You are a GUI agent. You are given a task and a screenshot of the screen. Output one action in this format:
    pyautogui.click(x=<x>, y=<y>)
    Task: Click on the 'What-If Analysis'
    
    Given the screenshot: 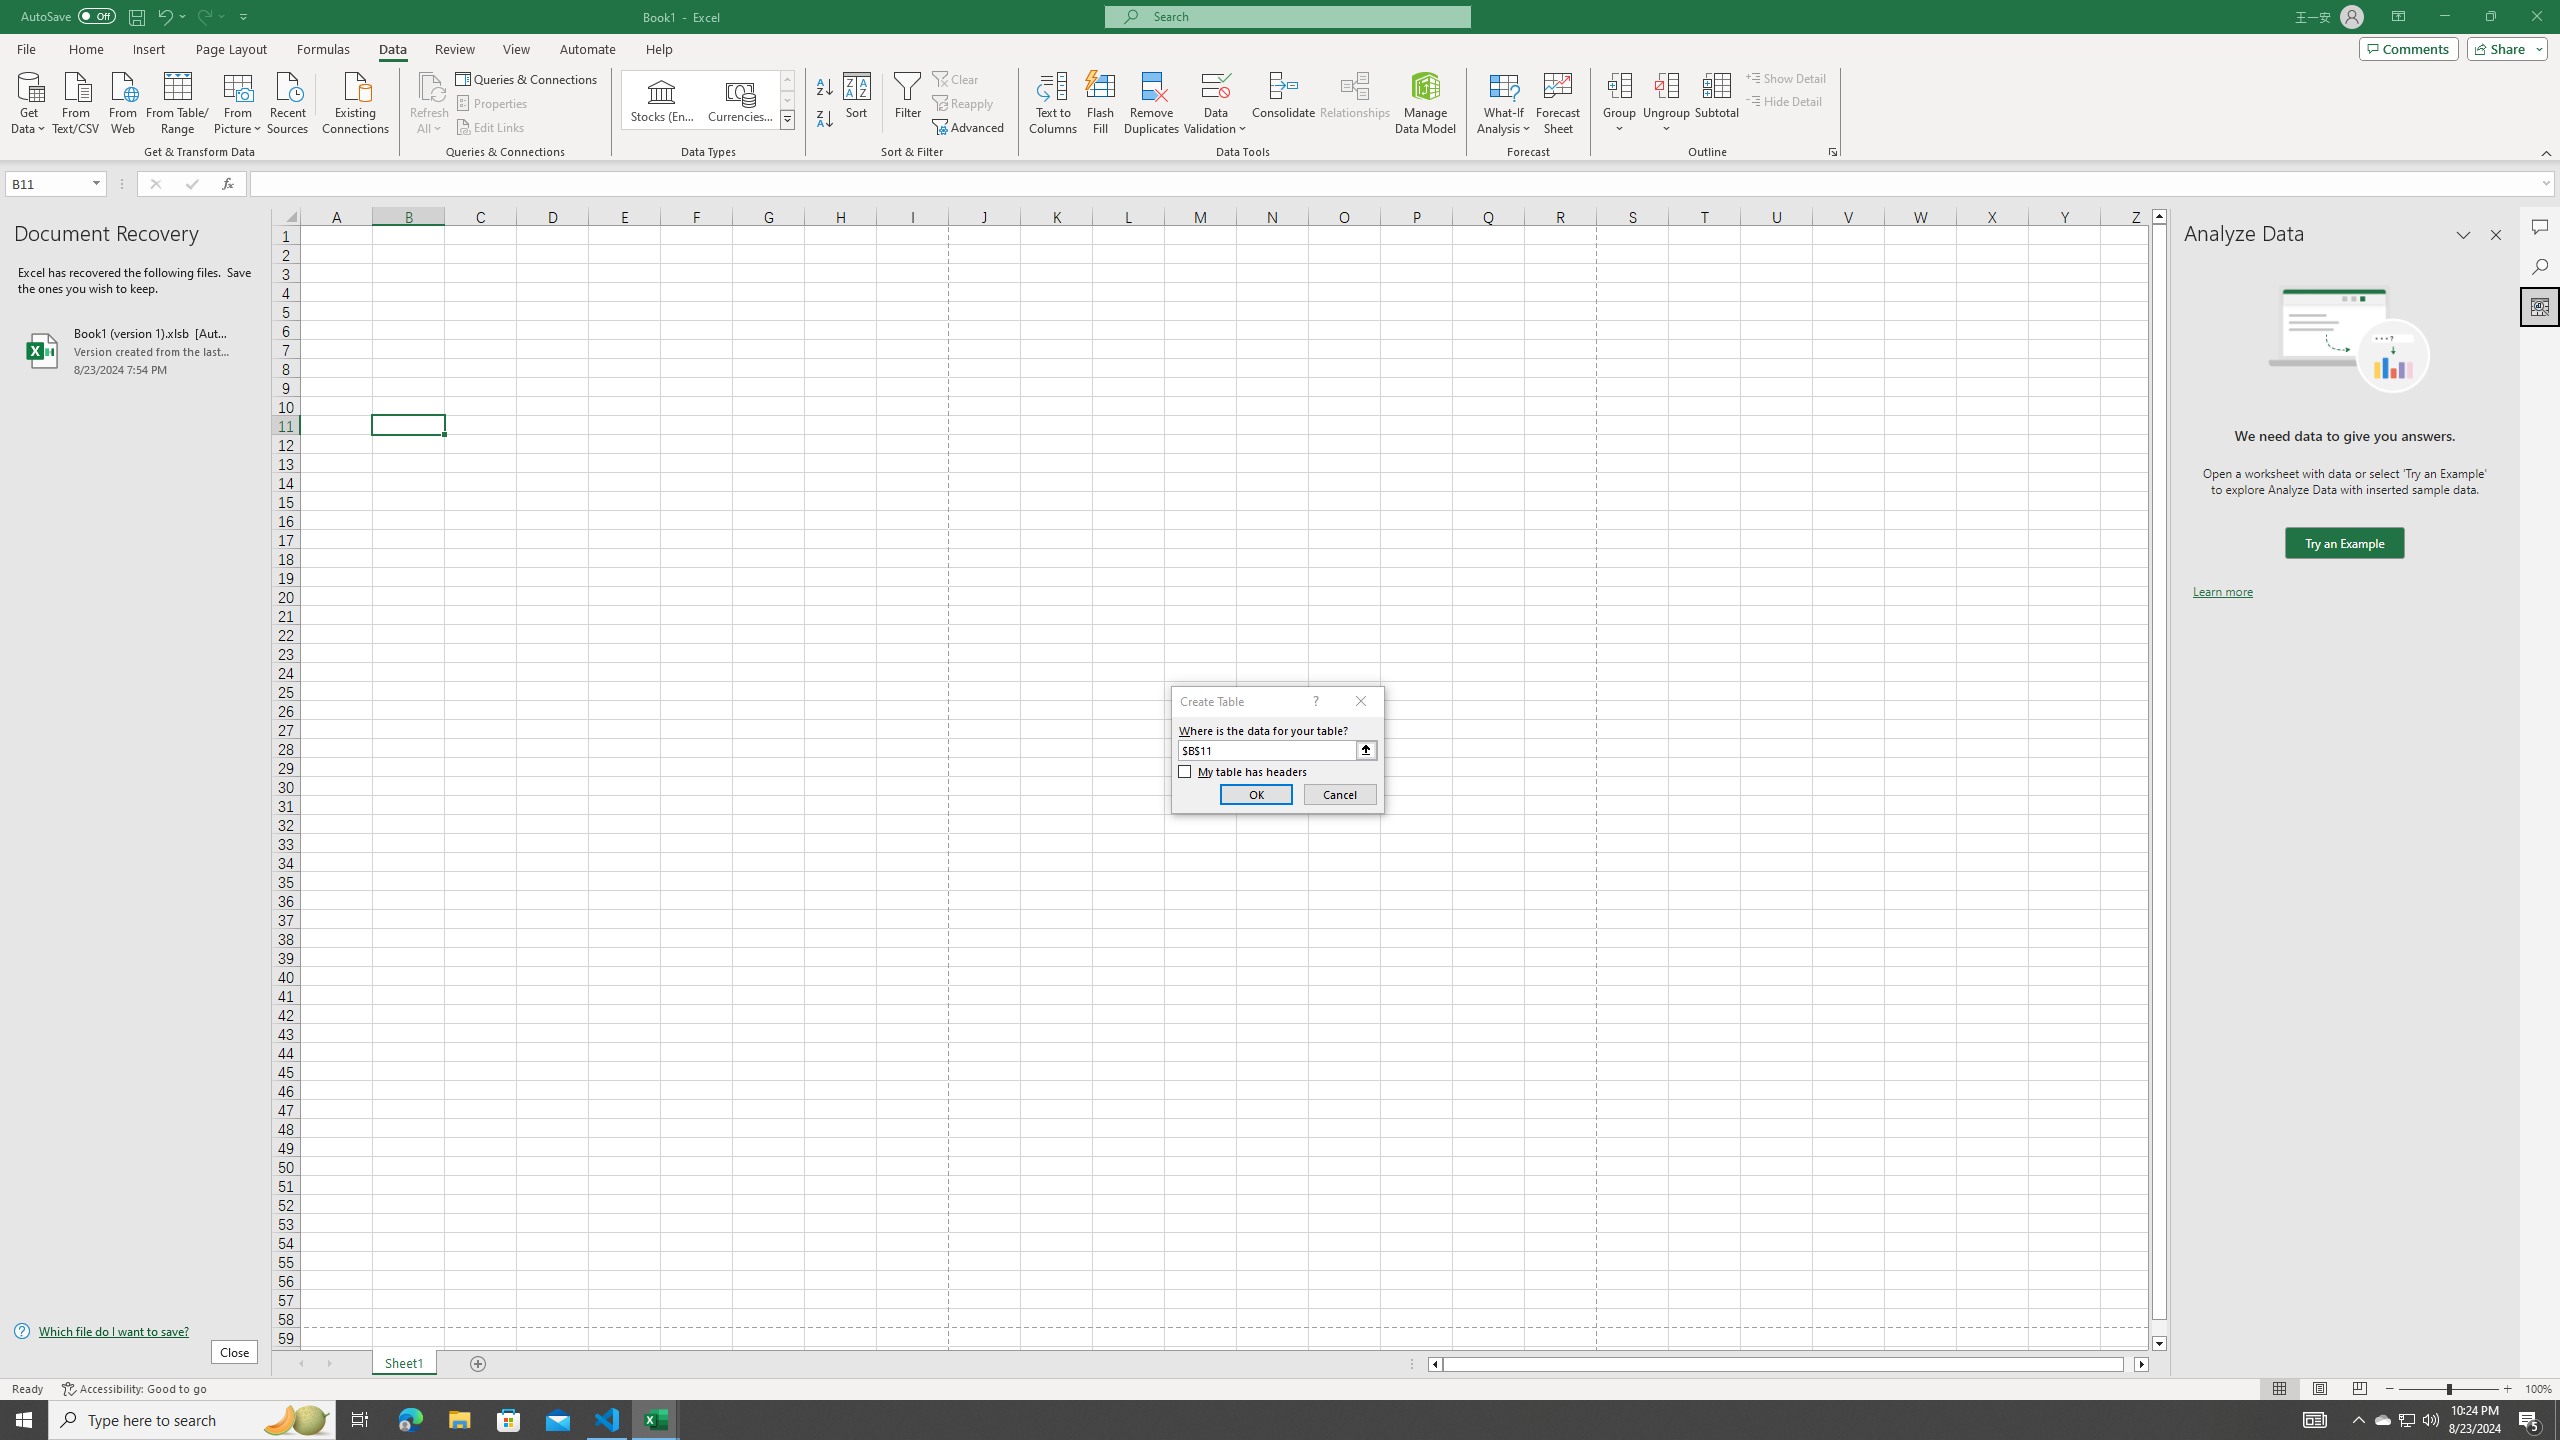 What is the action you would take?
    pyautogui.click(x=1504, y=103)
    